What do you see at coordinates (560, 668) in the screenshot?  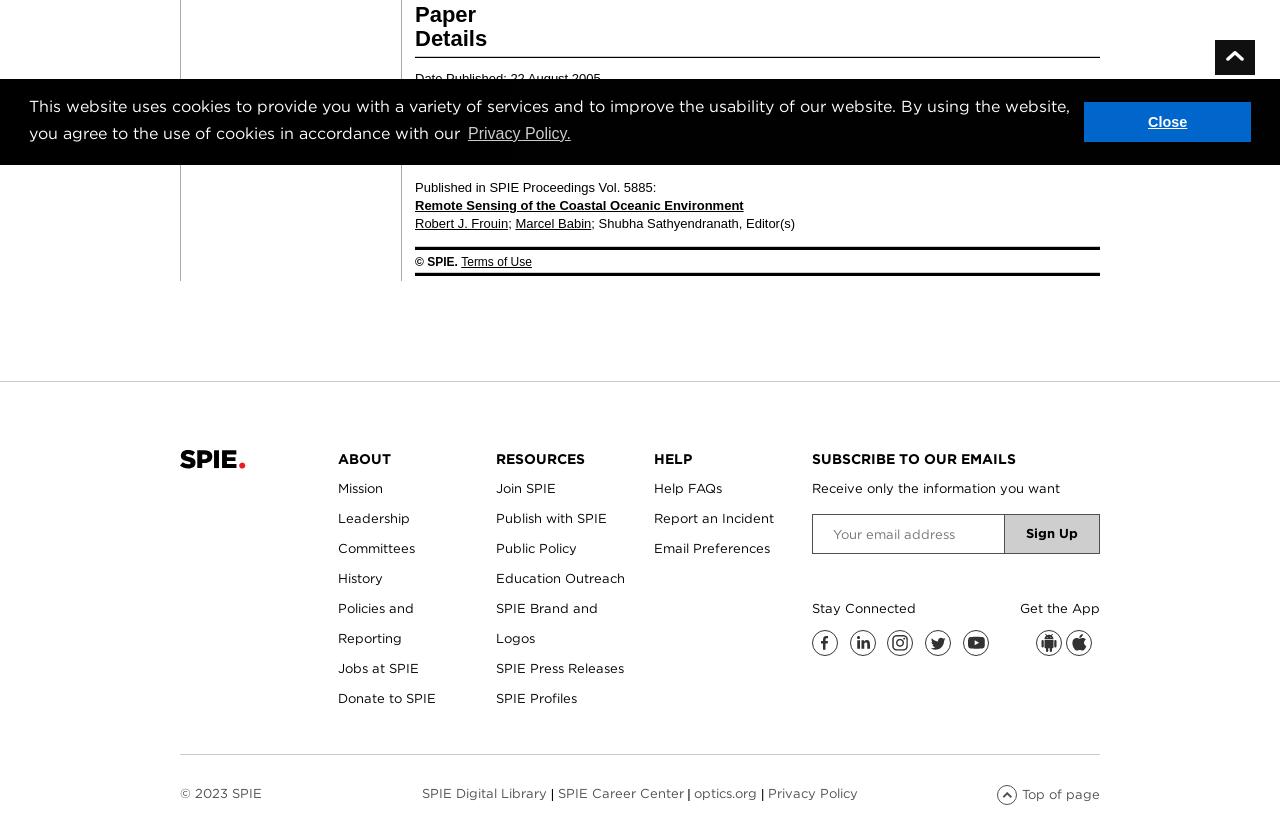 I see `'SPIE Press Releases'` at bounding box center [560, 668].